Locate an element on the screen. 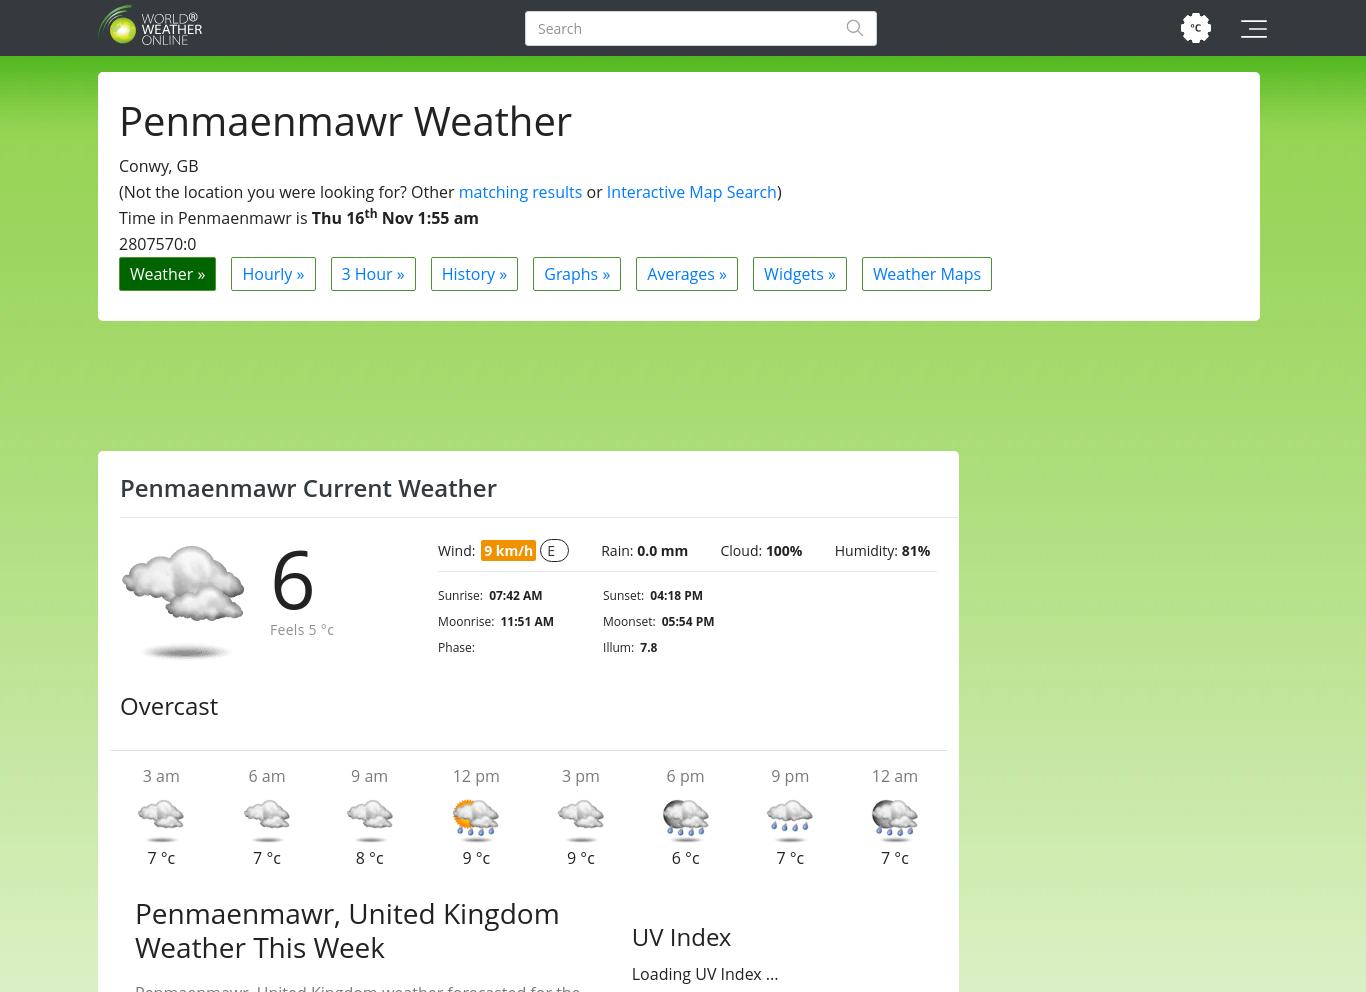 The image size is (1366, 992). 'th' is located at coordinates (363, 213).